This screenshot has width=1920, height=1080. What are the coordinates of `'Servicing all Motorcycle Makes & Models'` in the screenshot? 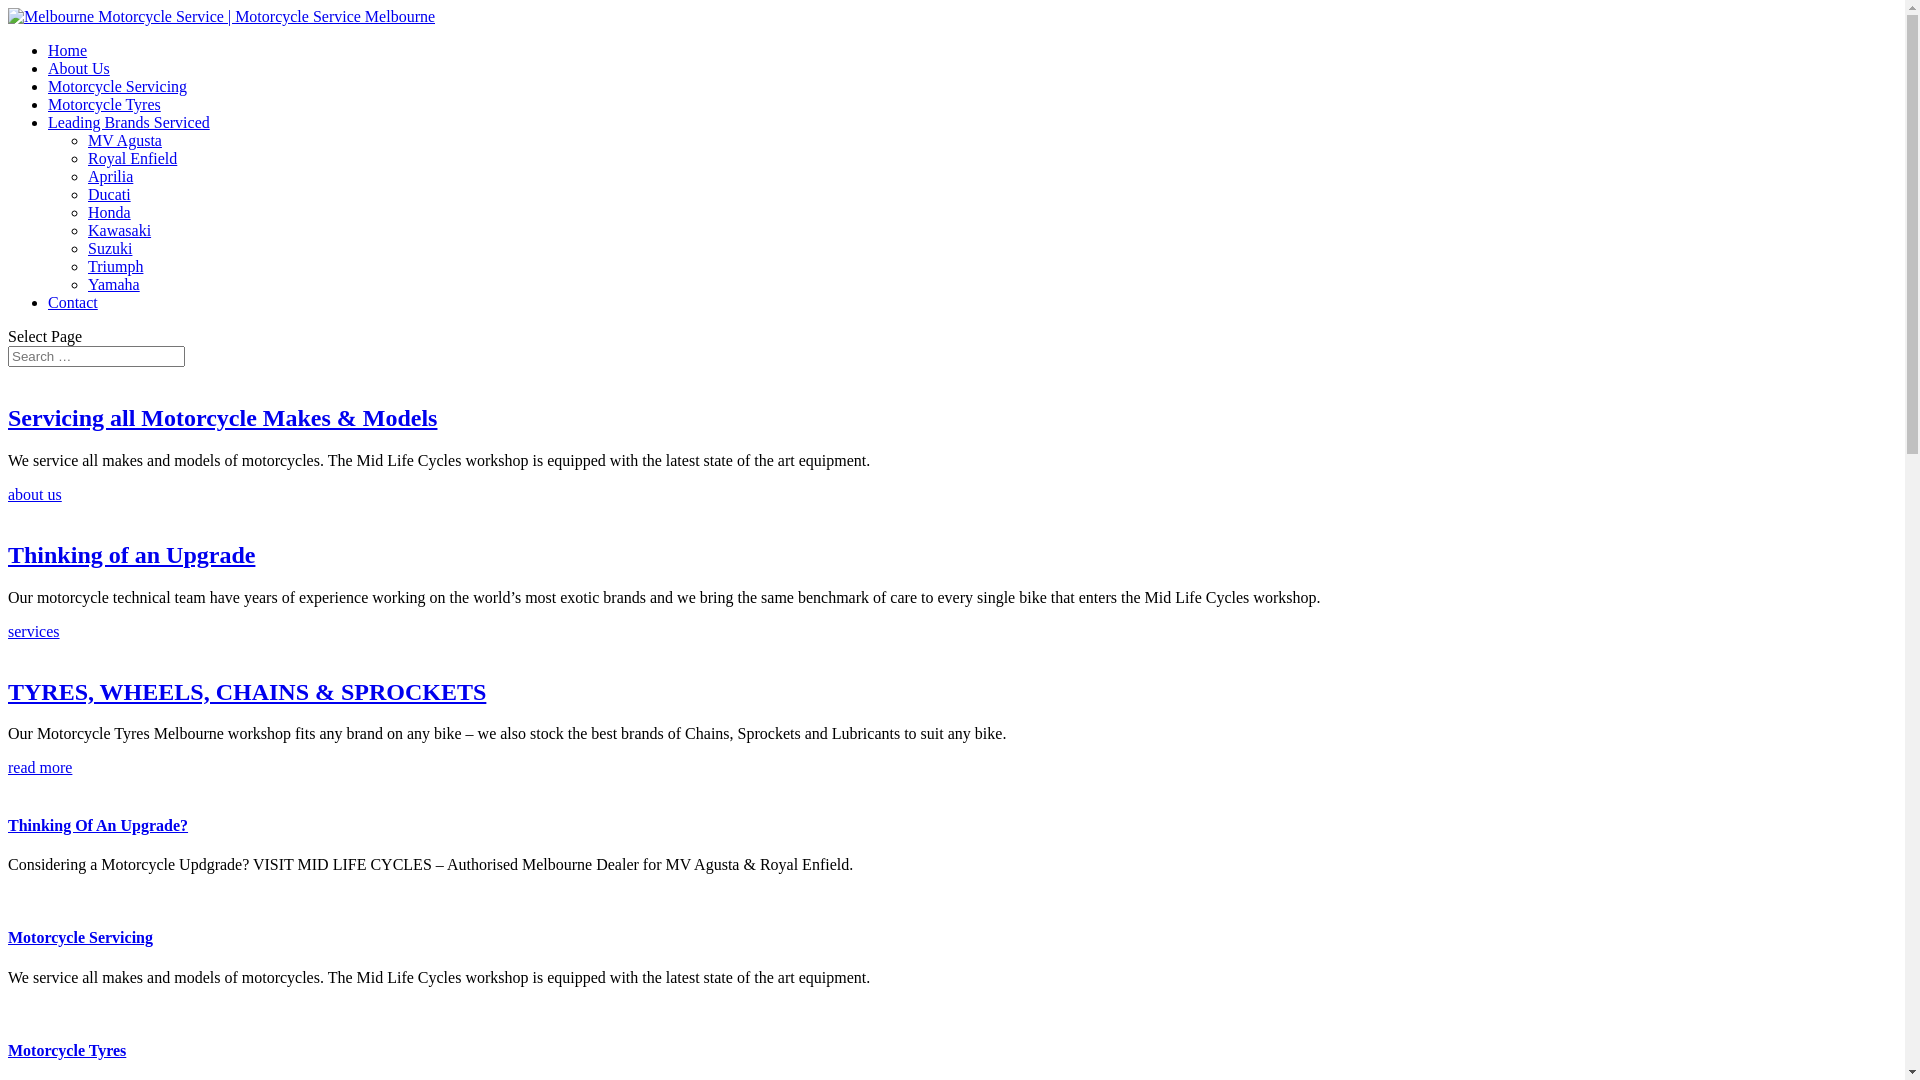 It's located at (222, 416).